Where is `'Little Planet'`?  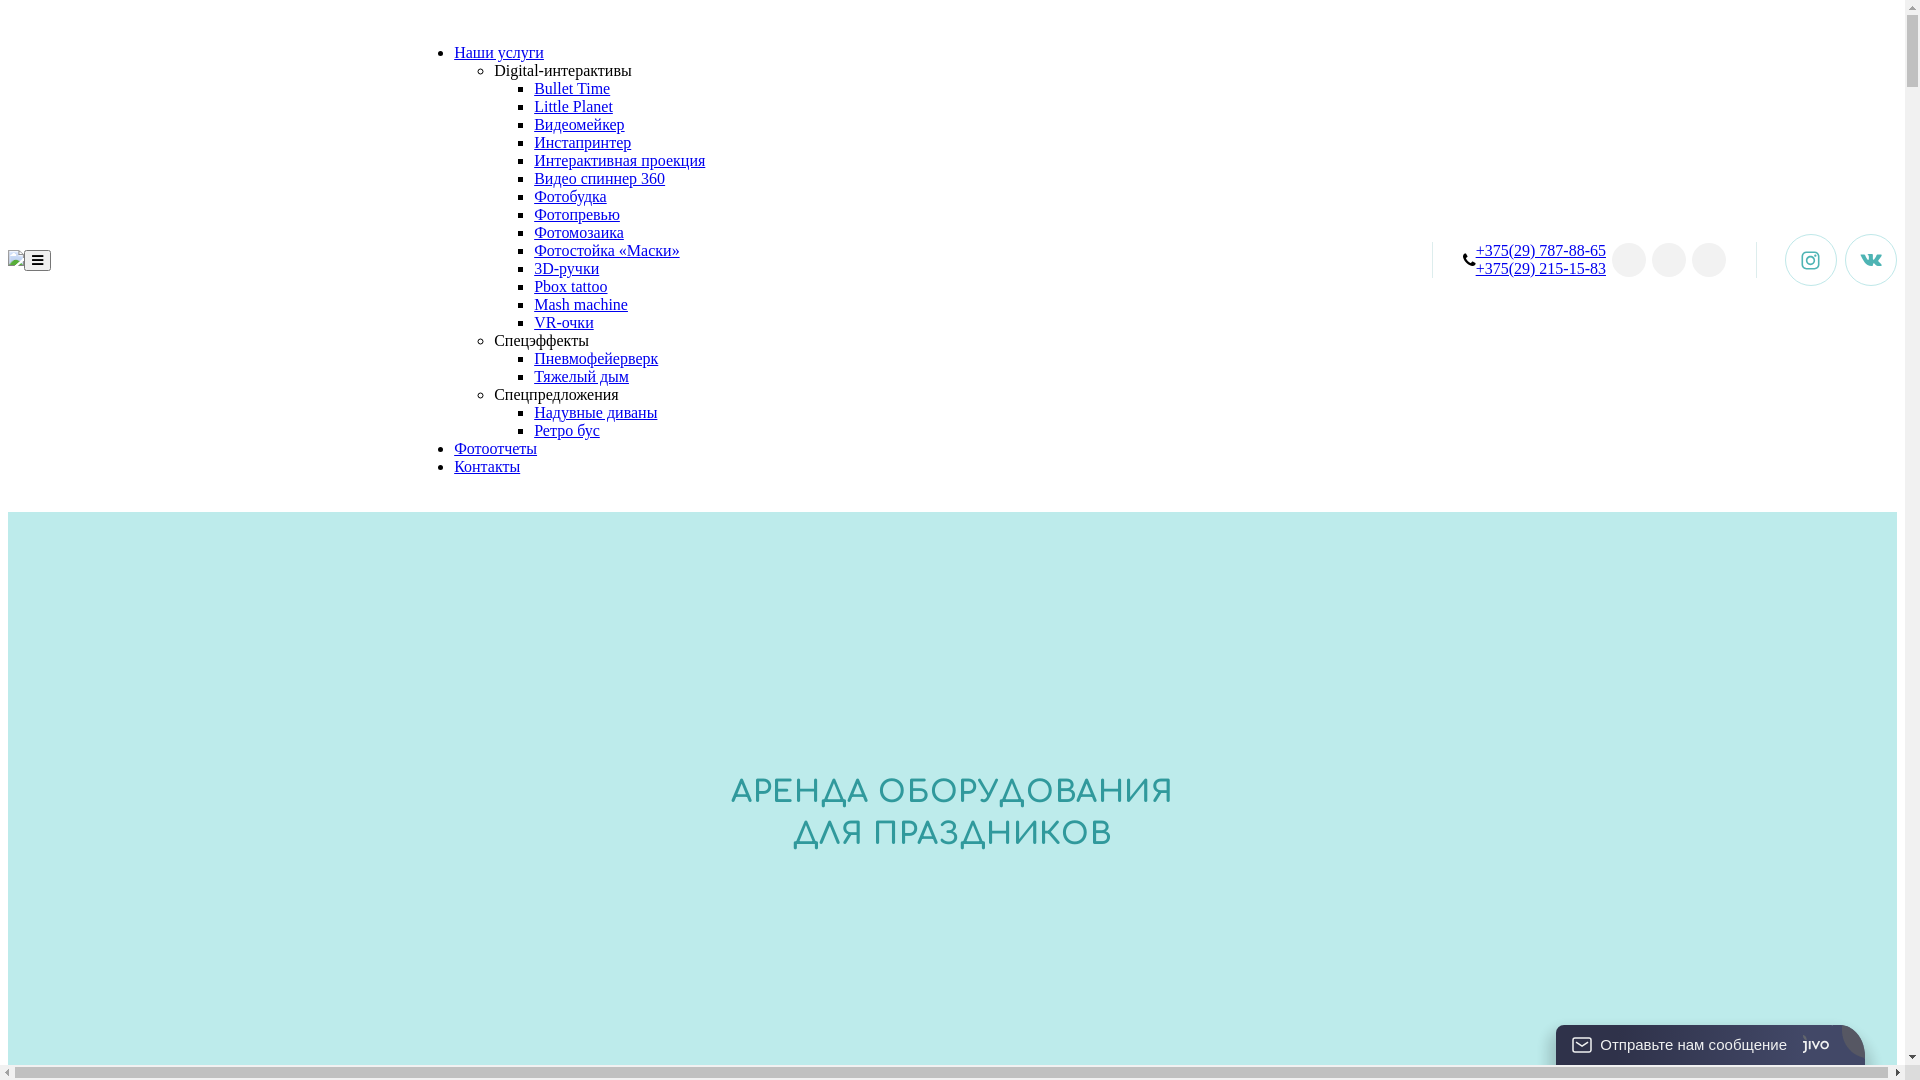
'Little Planet' is located at coordinates (533, 106).